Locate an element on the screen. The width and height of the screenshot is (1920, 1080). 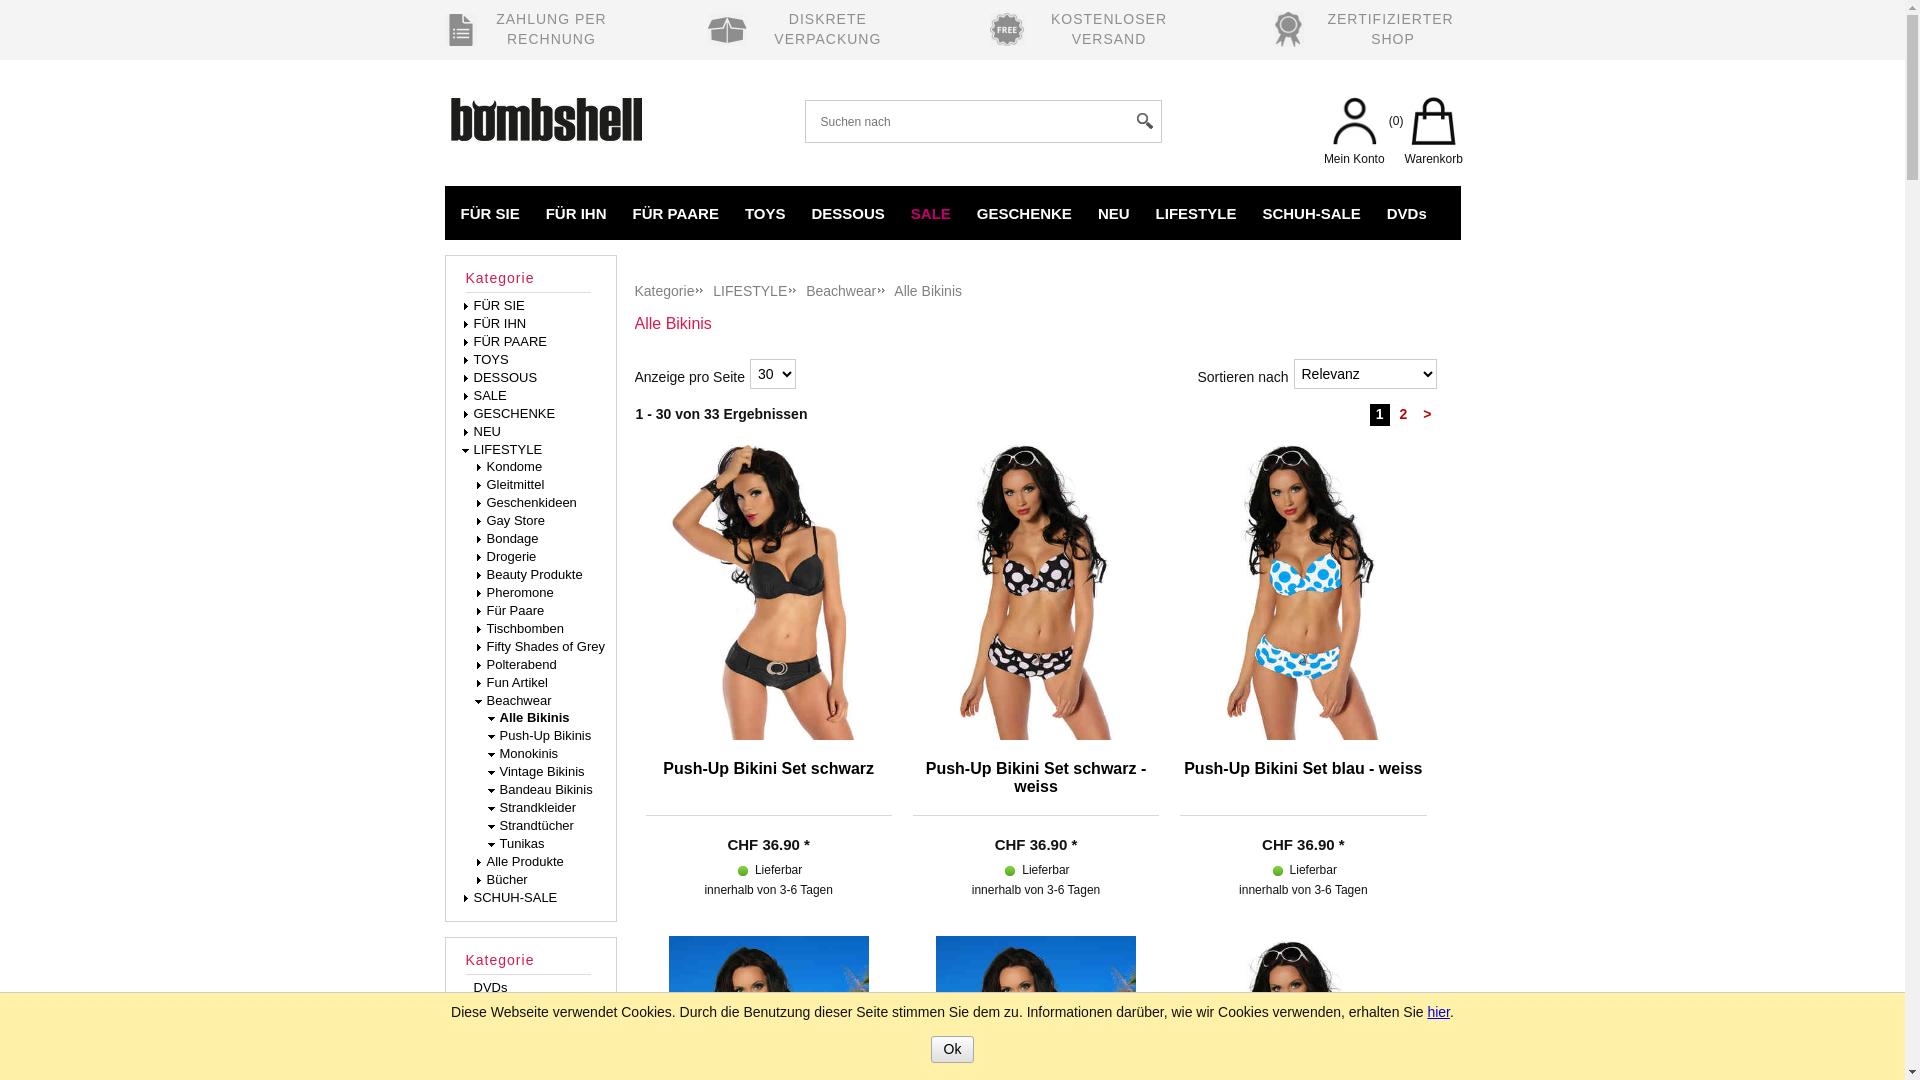
'Ok' is located at coordinates (930, 1048).